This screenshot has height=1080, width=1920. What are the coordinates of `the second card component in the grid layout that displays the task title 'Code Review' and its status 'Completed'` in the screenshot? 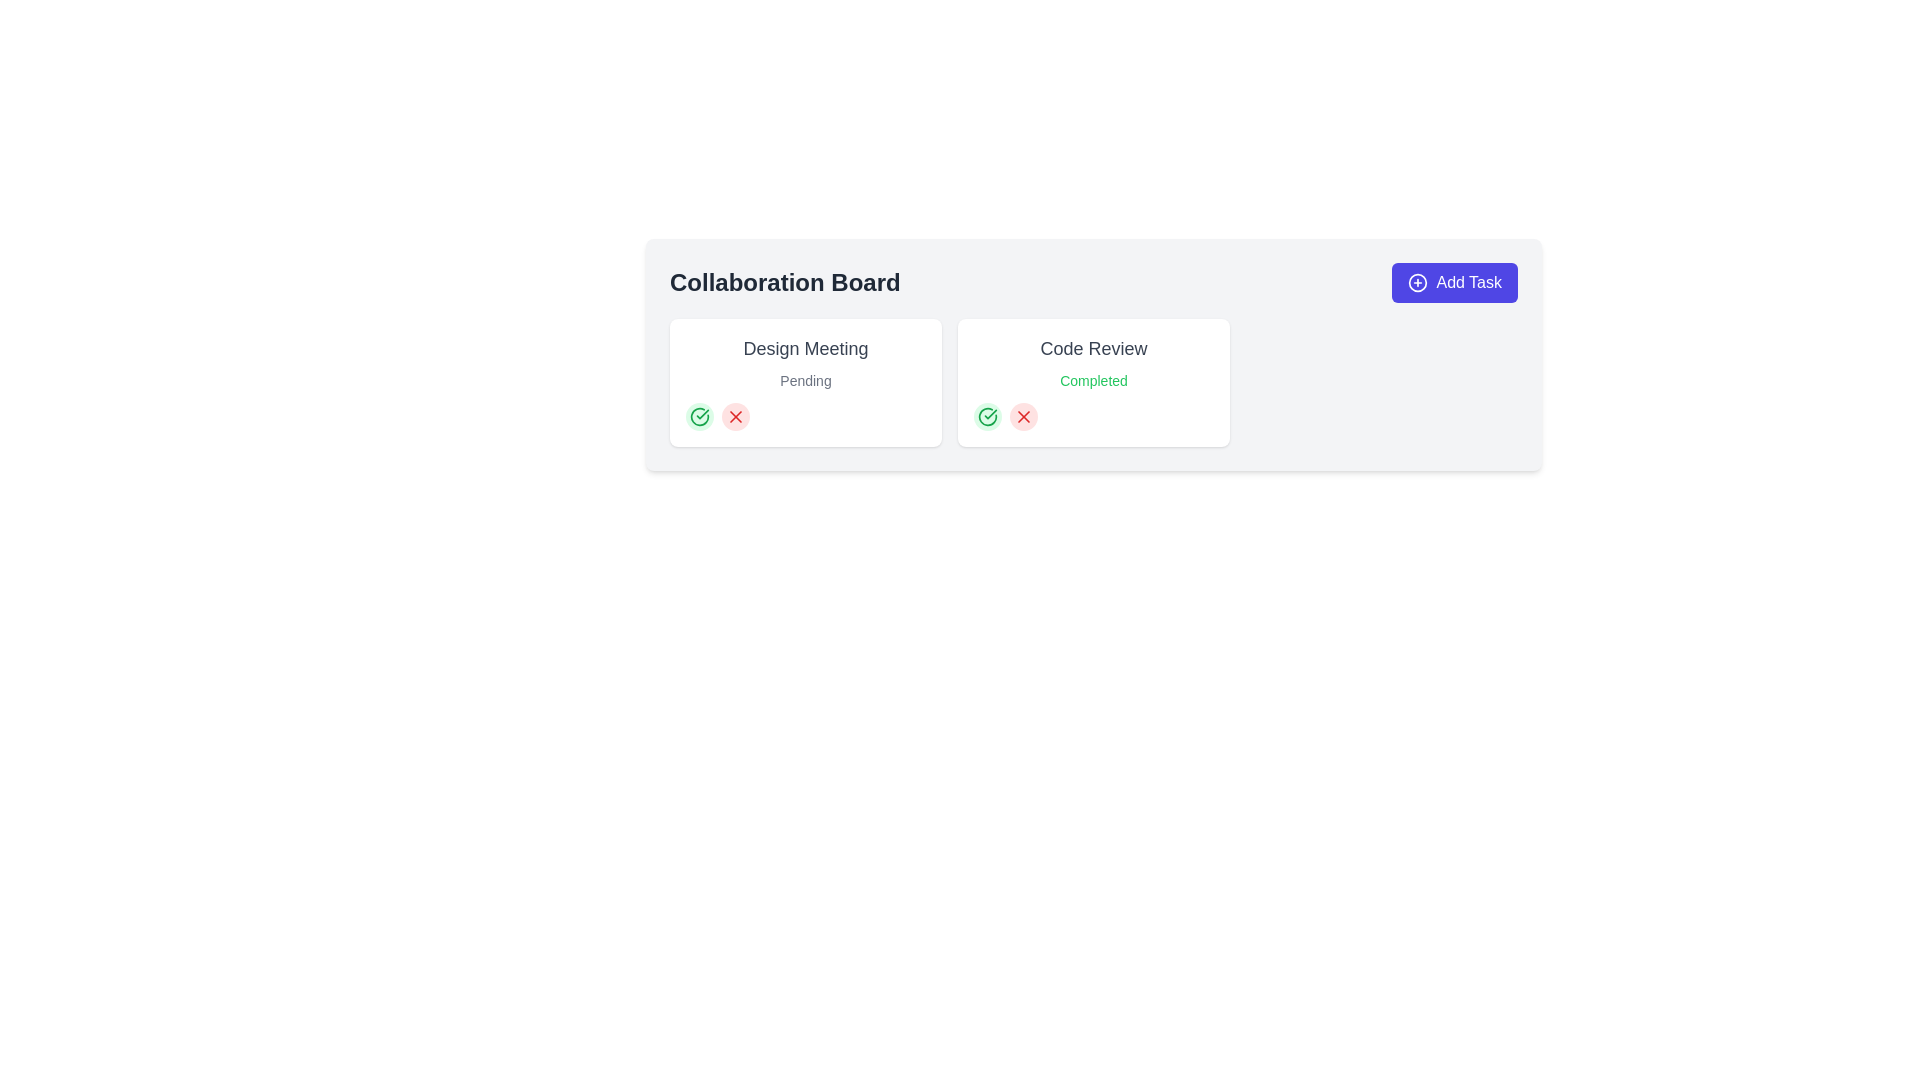 It's located at (1093, 382).